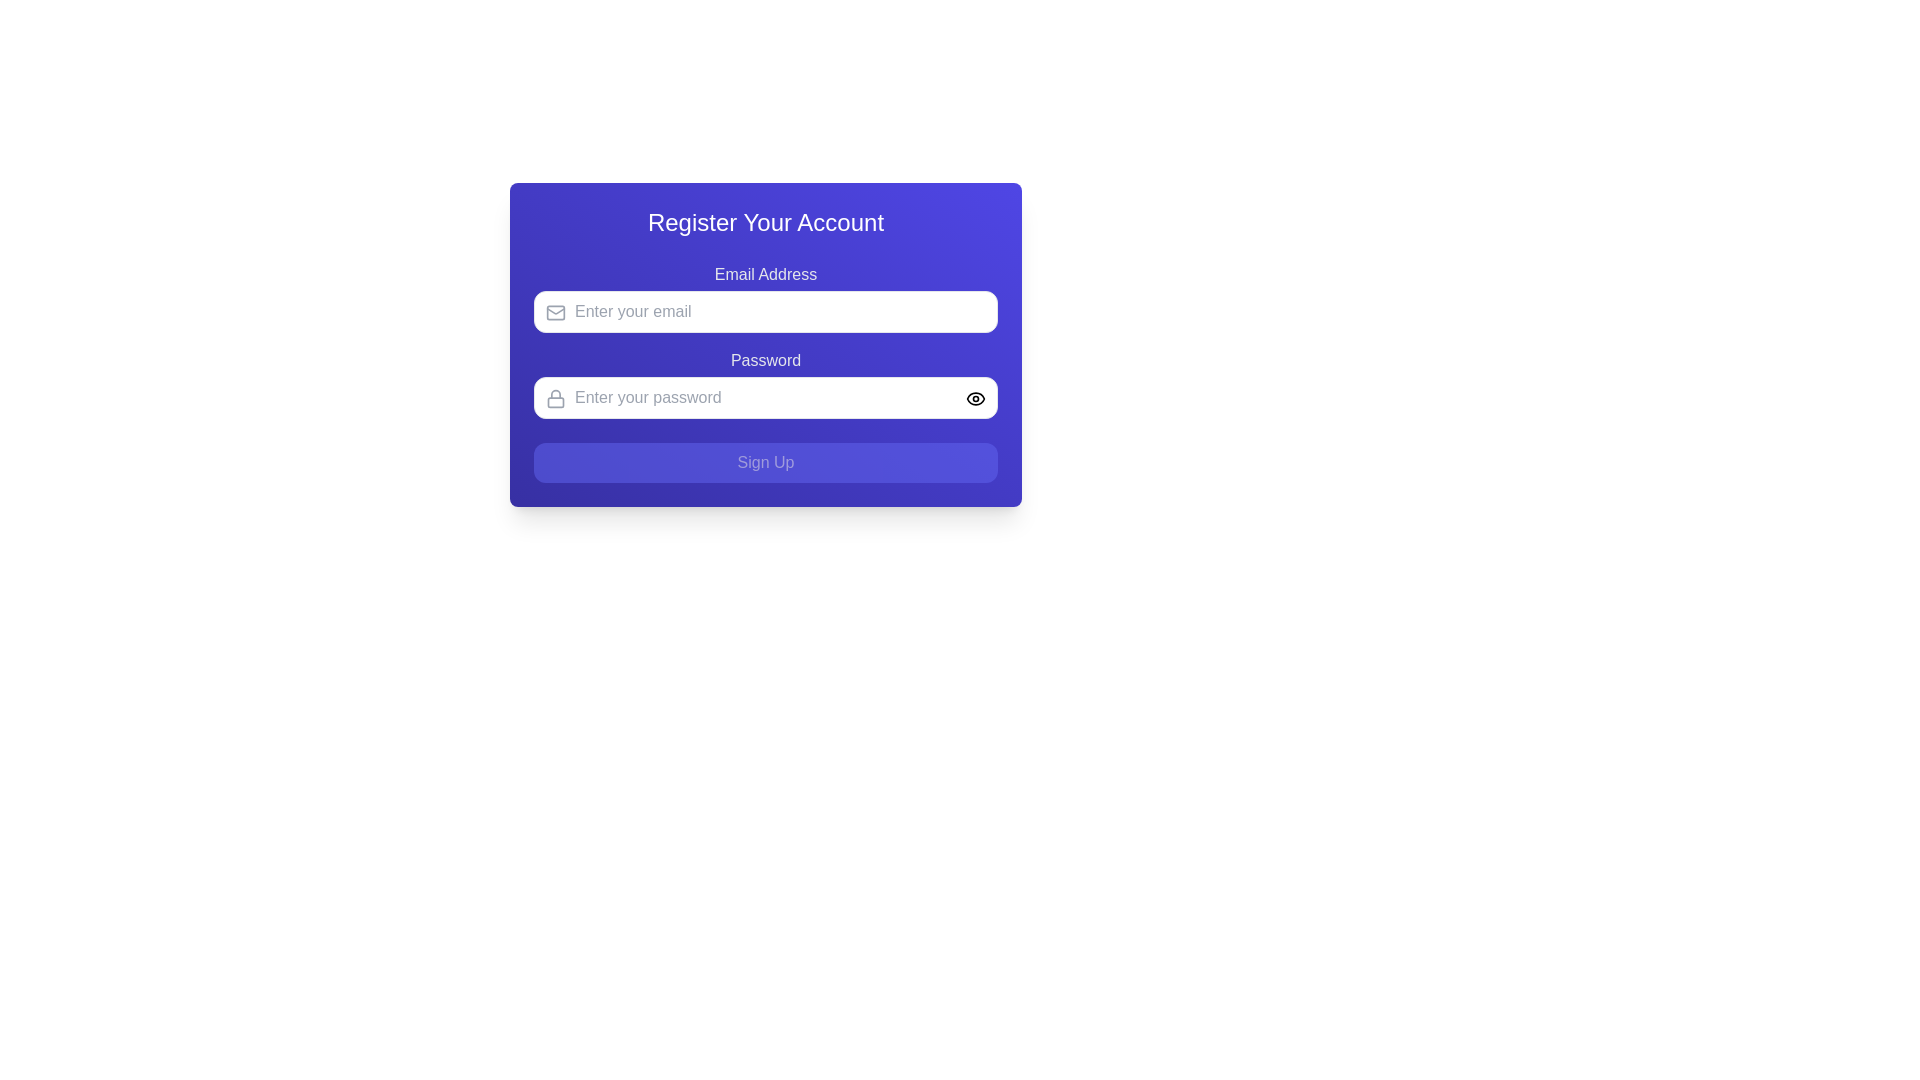 This screenshot has height=1080, width=1920. I want to click on the heading element that serves as the title for the registration form, located at the top section of the card layout, so click(765, 223).